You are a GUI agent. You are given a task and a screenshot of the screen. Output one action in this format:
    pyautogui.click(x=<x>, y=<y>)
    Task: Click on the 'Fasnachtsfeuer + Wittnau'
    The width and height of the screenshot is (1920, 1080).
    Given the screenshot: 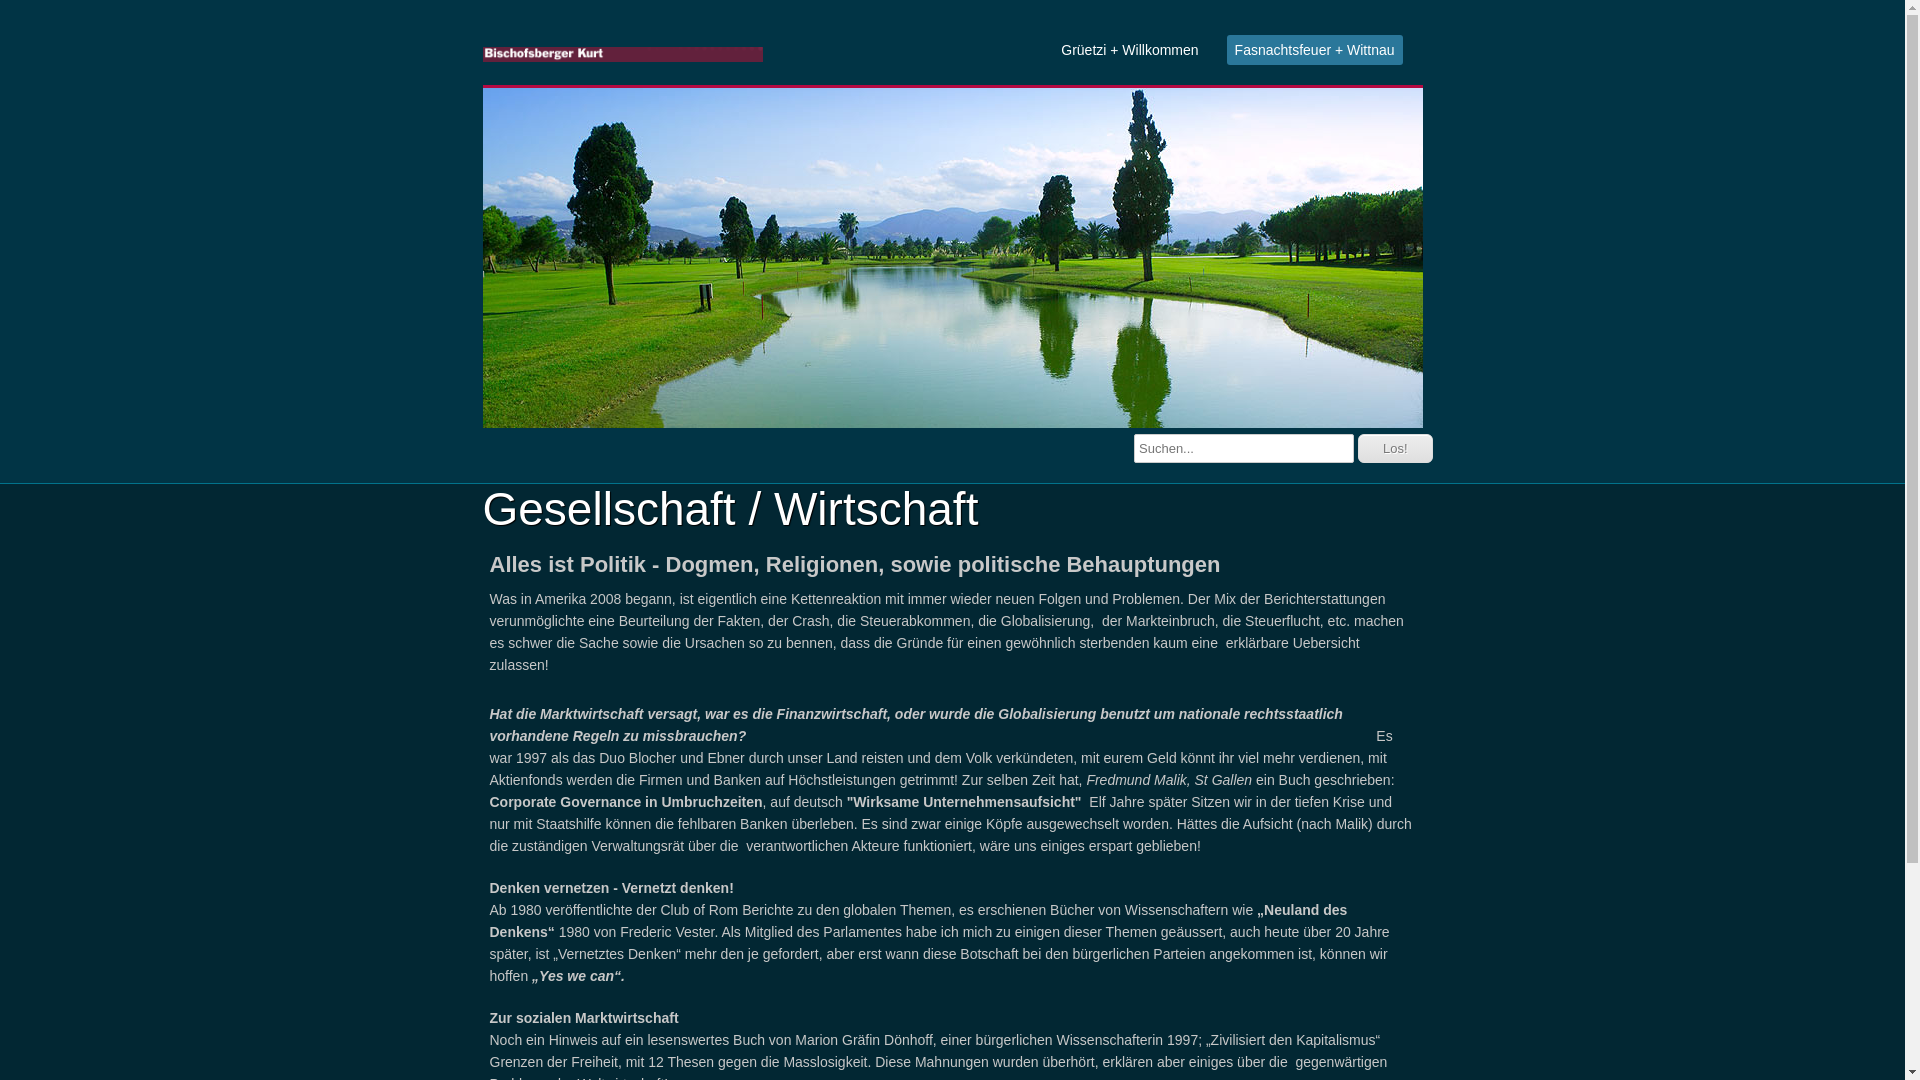 What is the action you would take?
    pyautogui.click(x=1315, y=49)
    